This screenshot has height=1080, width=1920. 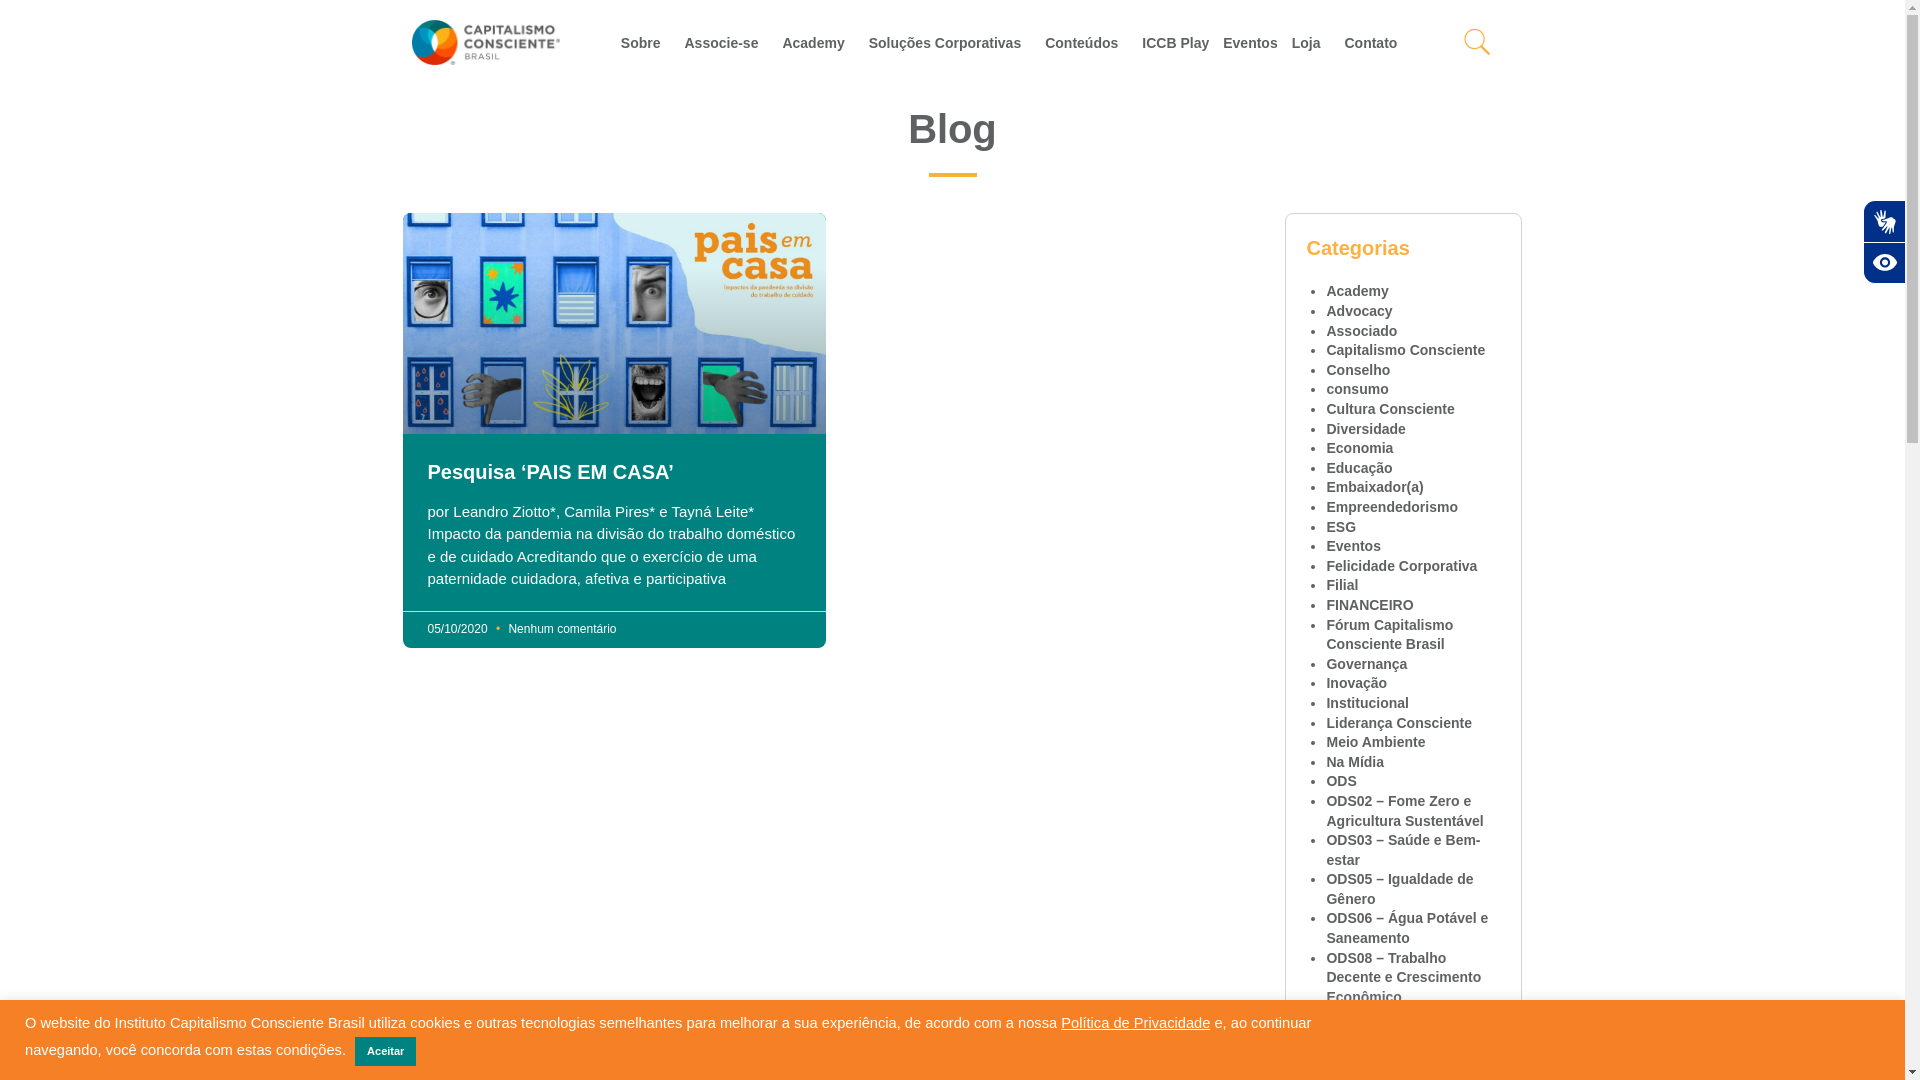 What do you see at coordinates (1358, 370) in the screenshot?
I see `'Conselho'` at bounding box center [1358, 370].